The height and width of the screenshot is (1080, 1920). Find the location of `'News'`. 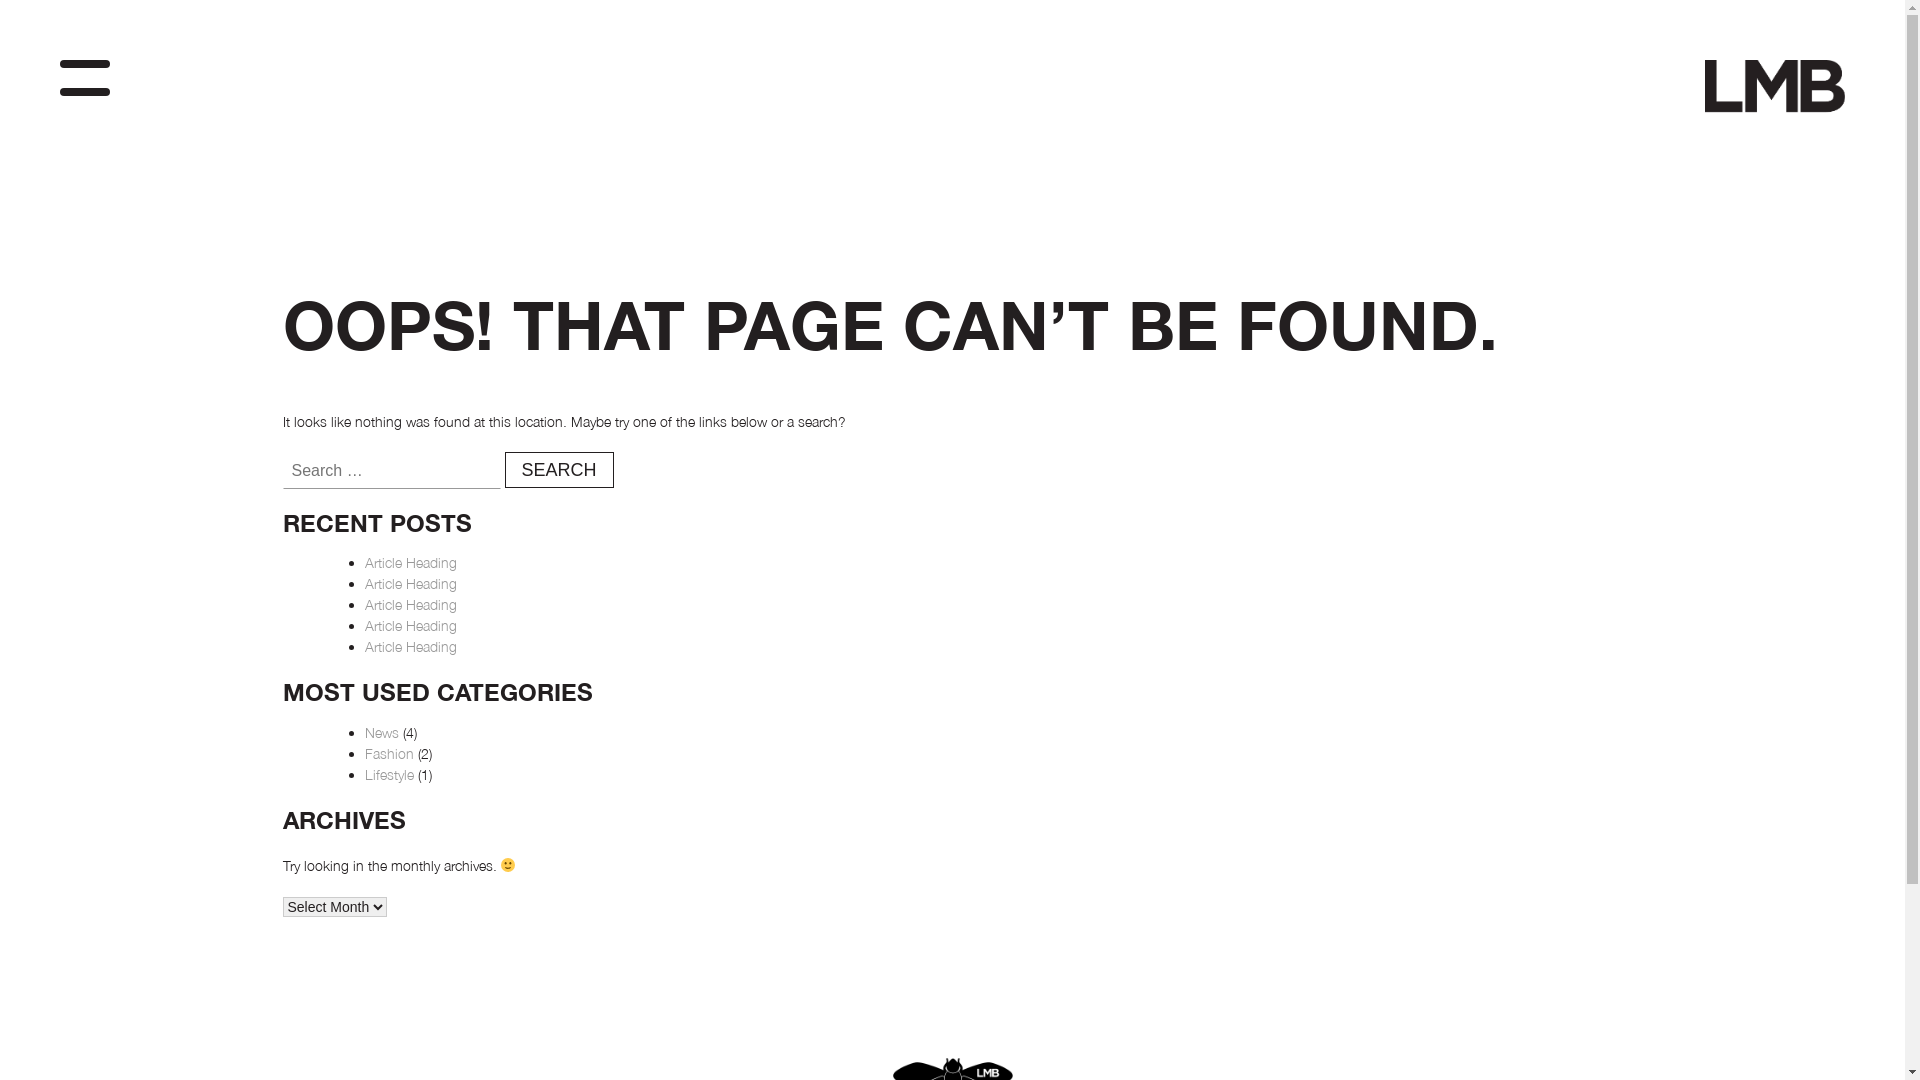

'News' is located at coordinates (380, 732).